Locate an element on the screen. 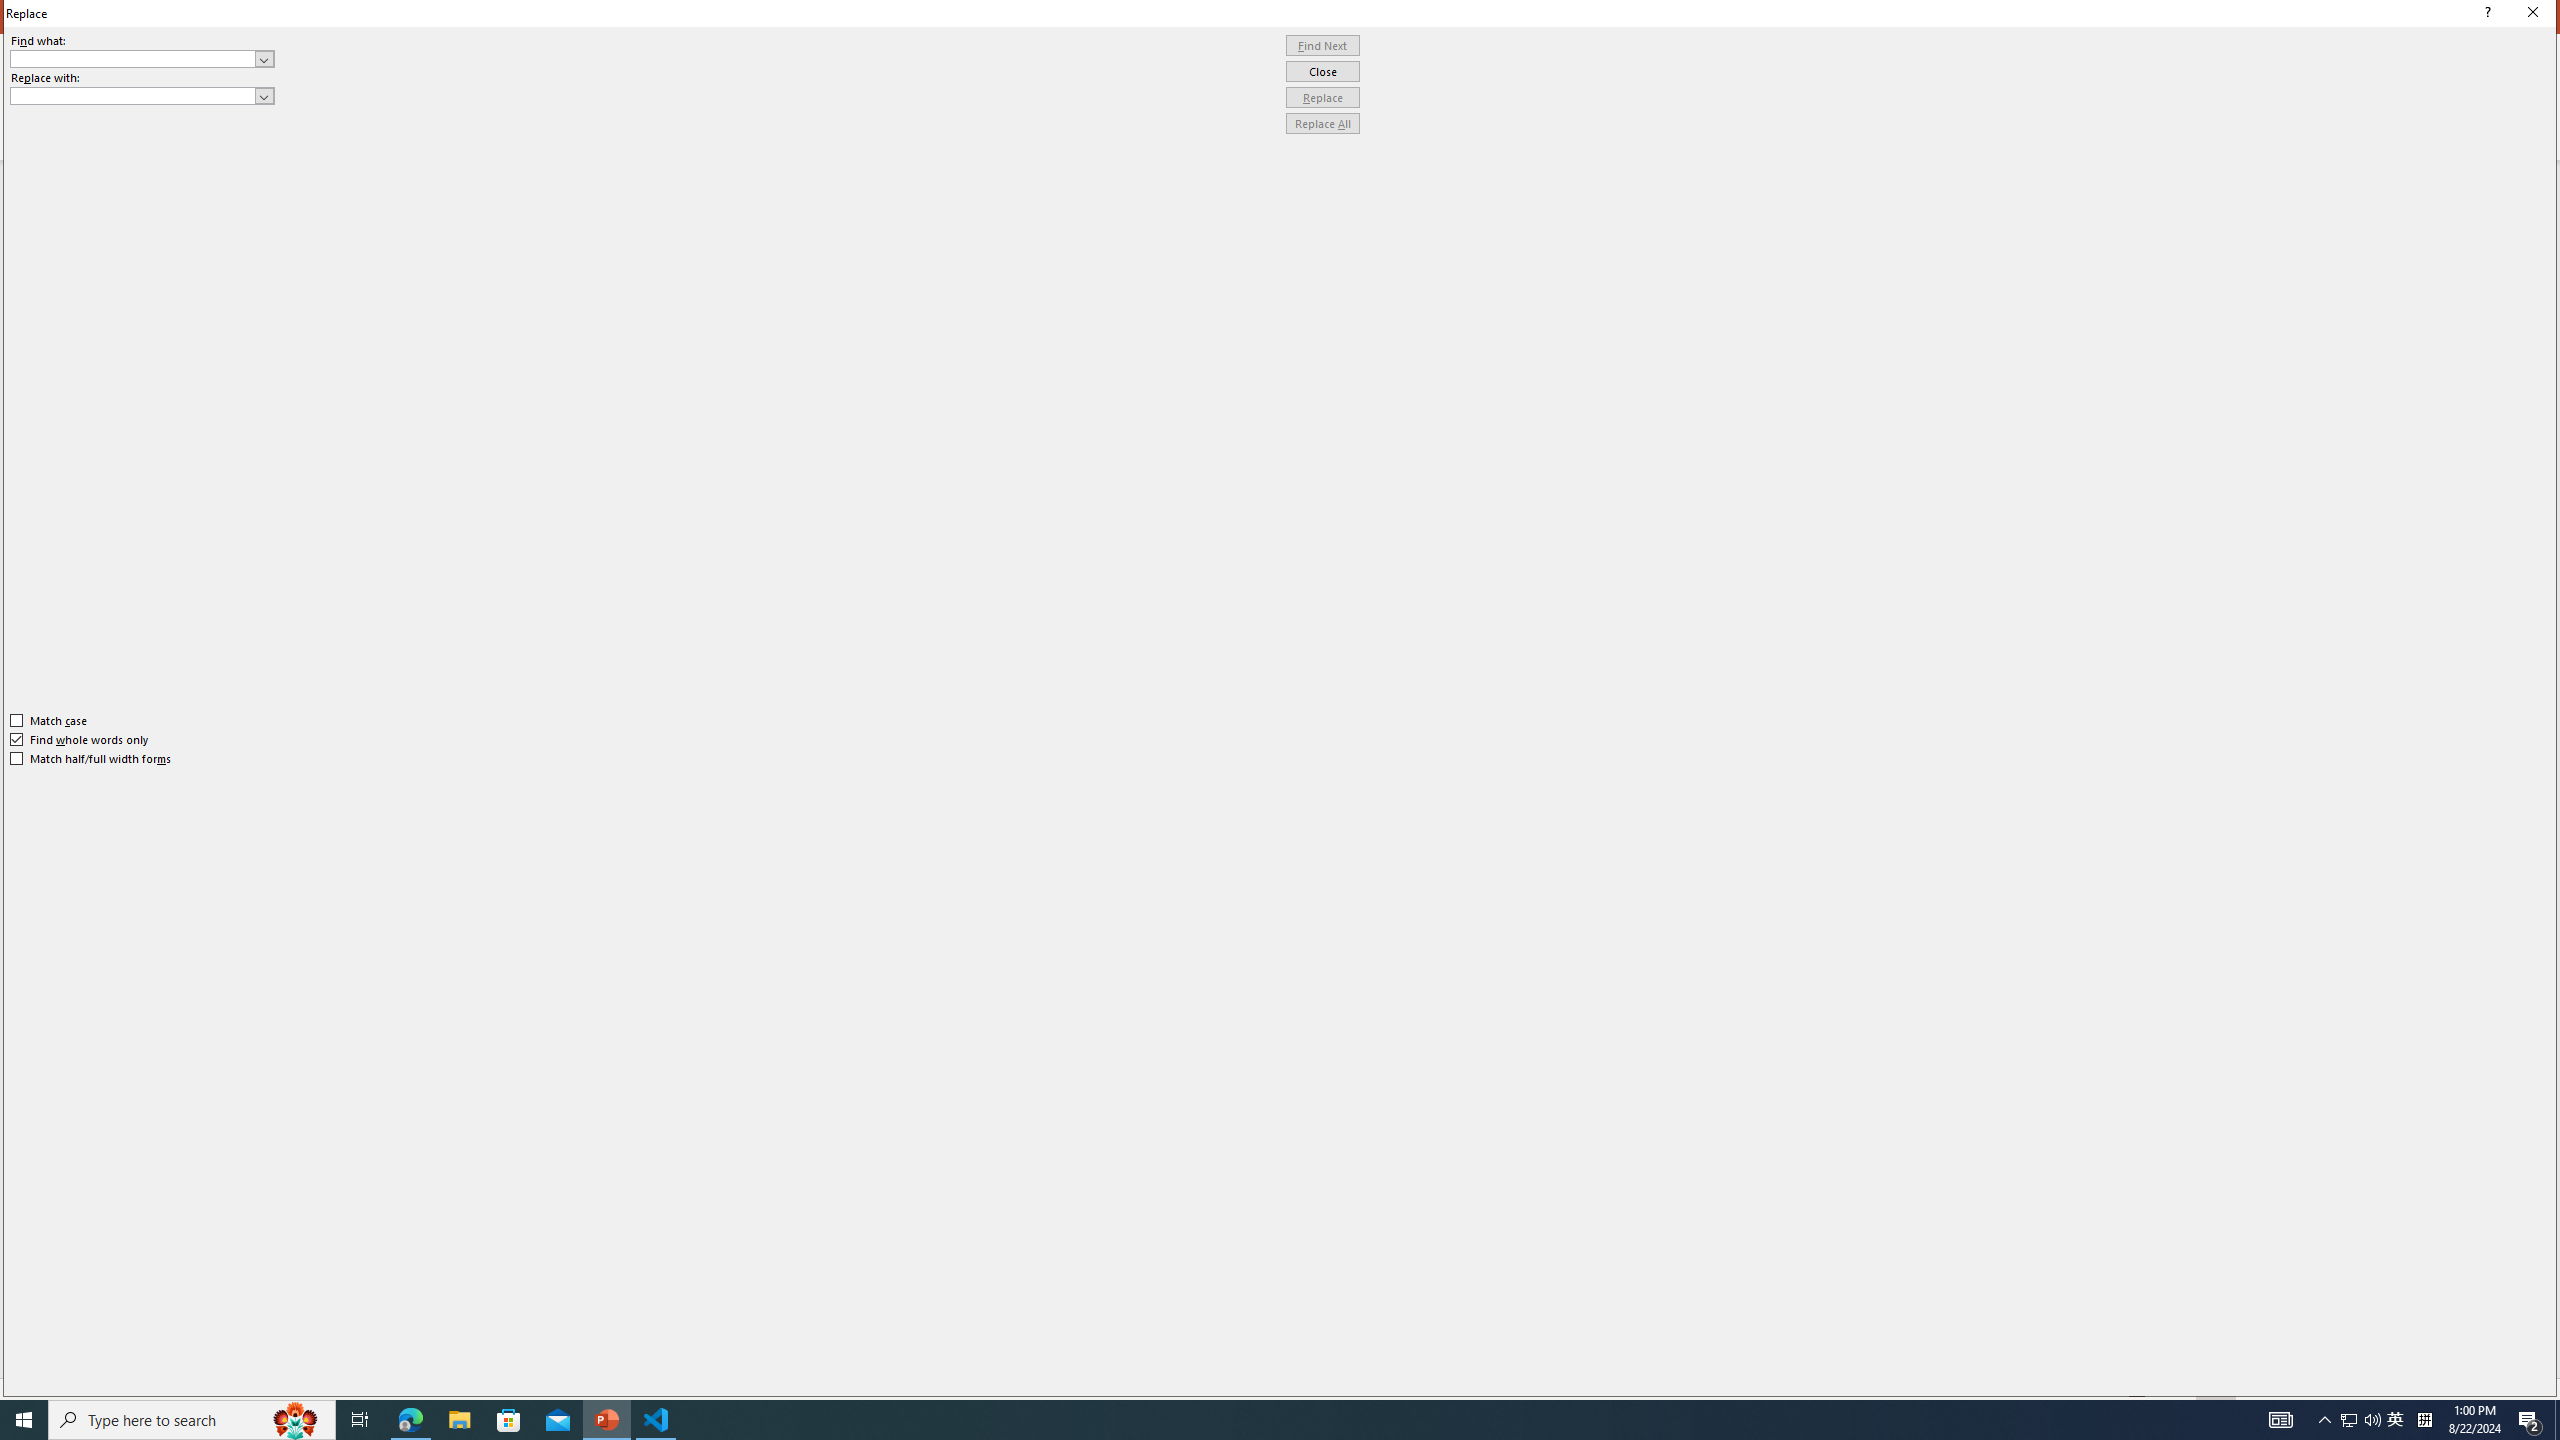 This screenshot has width=2560, height=1440. 'Replace with' is located at coordinates (142, 95).